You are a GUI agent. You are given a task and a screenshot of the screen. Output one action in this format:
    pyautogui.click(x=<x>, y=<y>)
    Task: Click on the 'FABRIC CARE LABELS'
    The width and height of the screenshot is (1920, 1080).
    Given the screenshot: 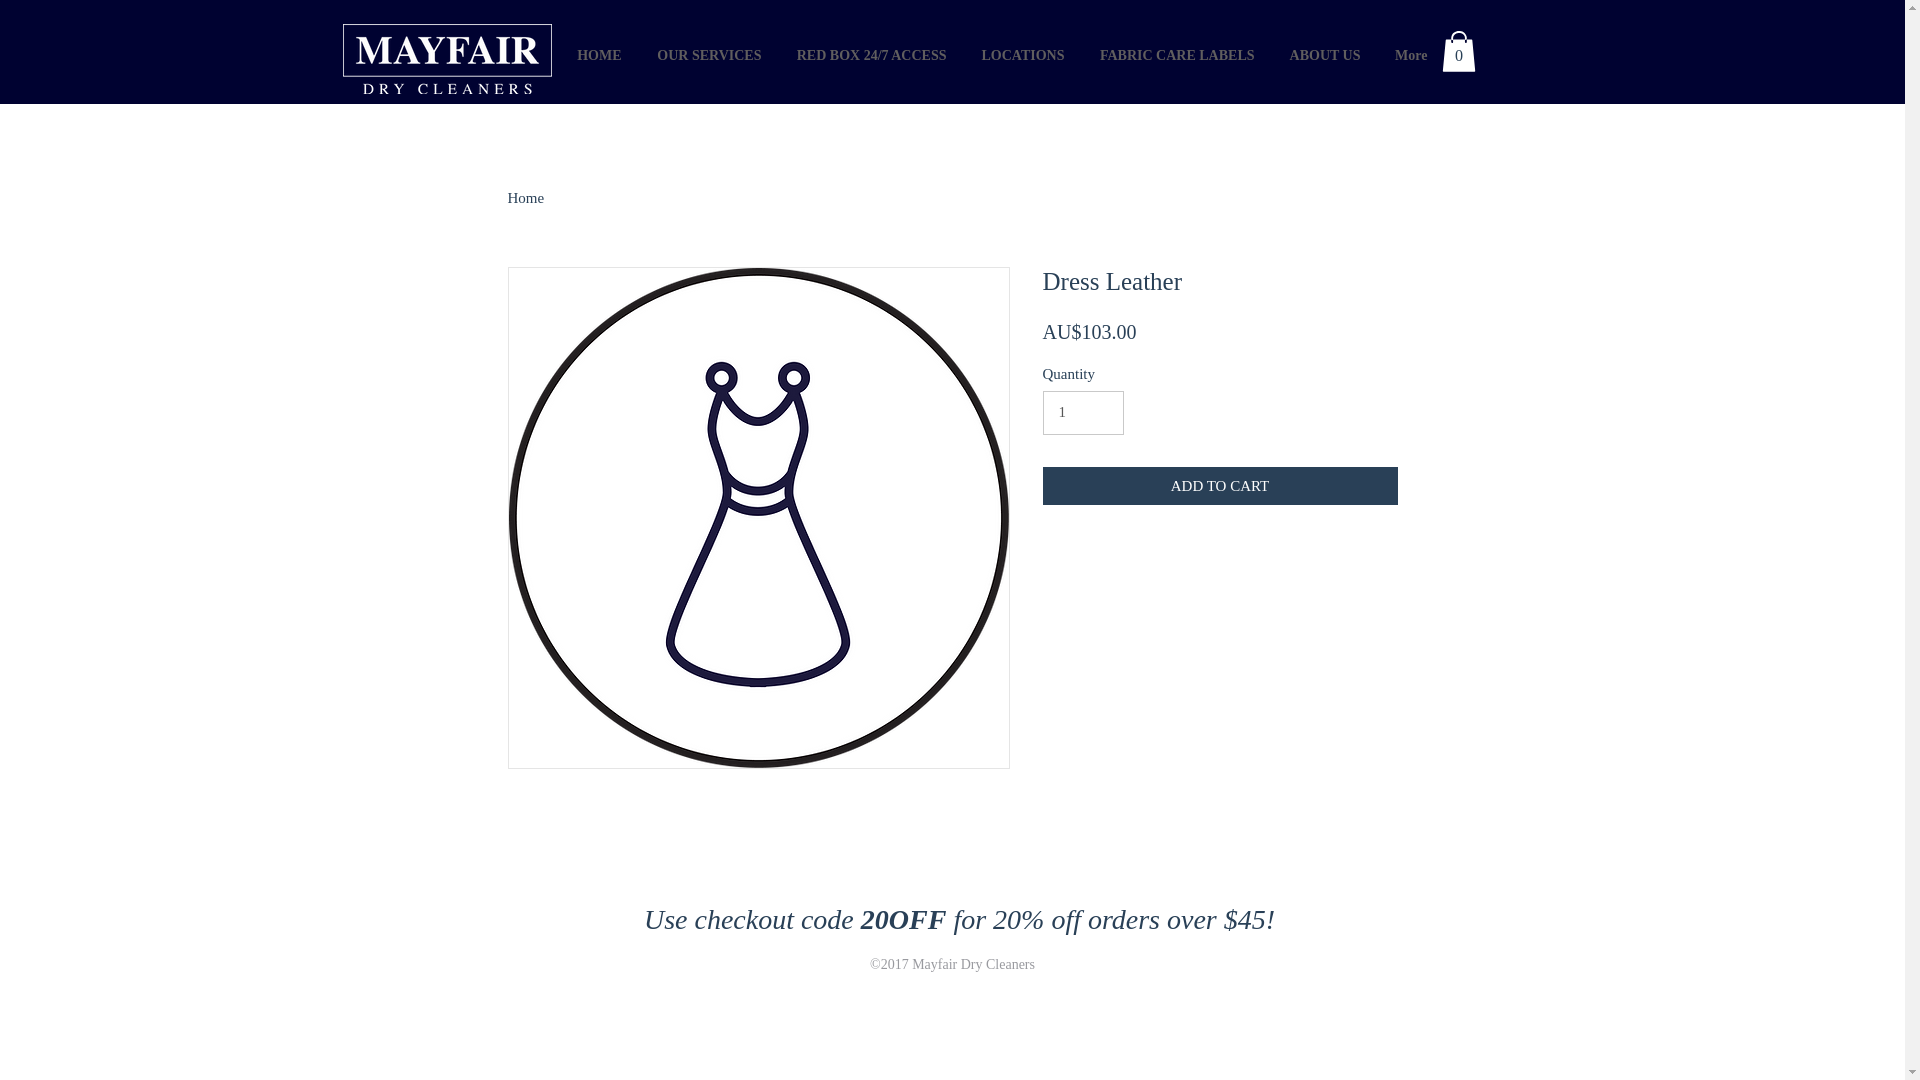 What is the action you would take?
    pyautogui.click(x=1175, y=54)
    